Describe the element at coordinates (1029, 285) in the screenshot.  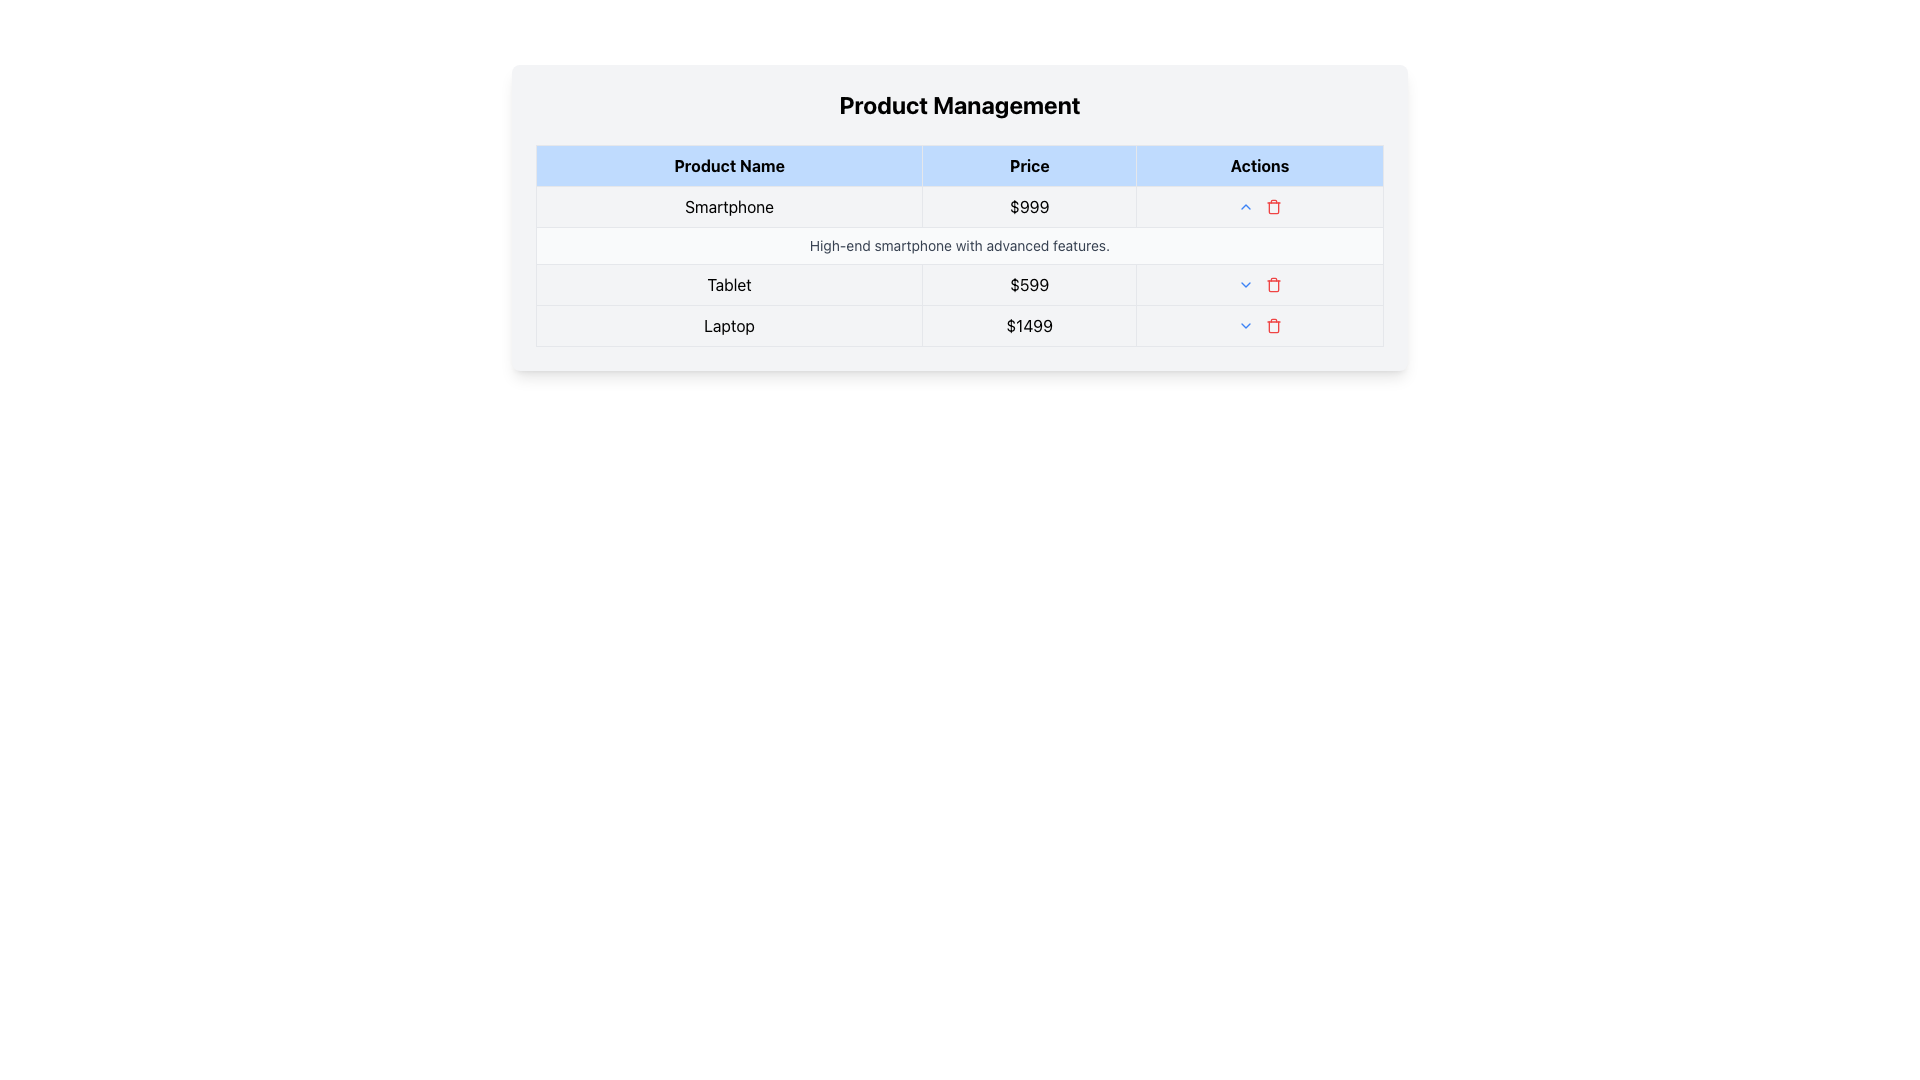
I see `the Text label displaying '$599' which is located in the 'Price' column for the 'Tablet' product, positioned between the 'Tablet' cell and the 'Actions' cell` at that location.